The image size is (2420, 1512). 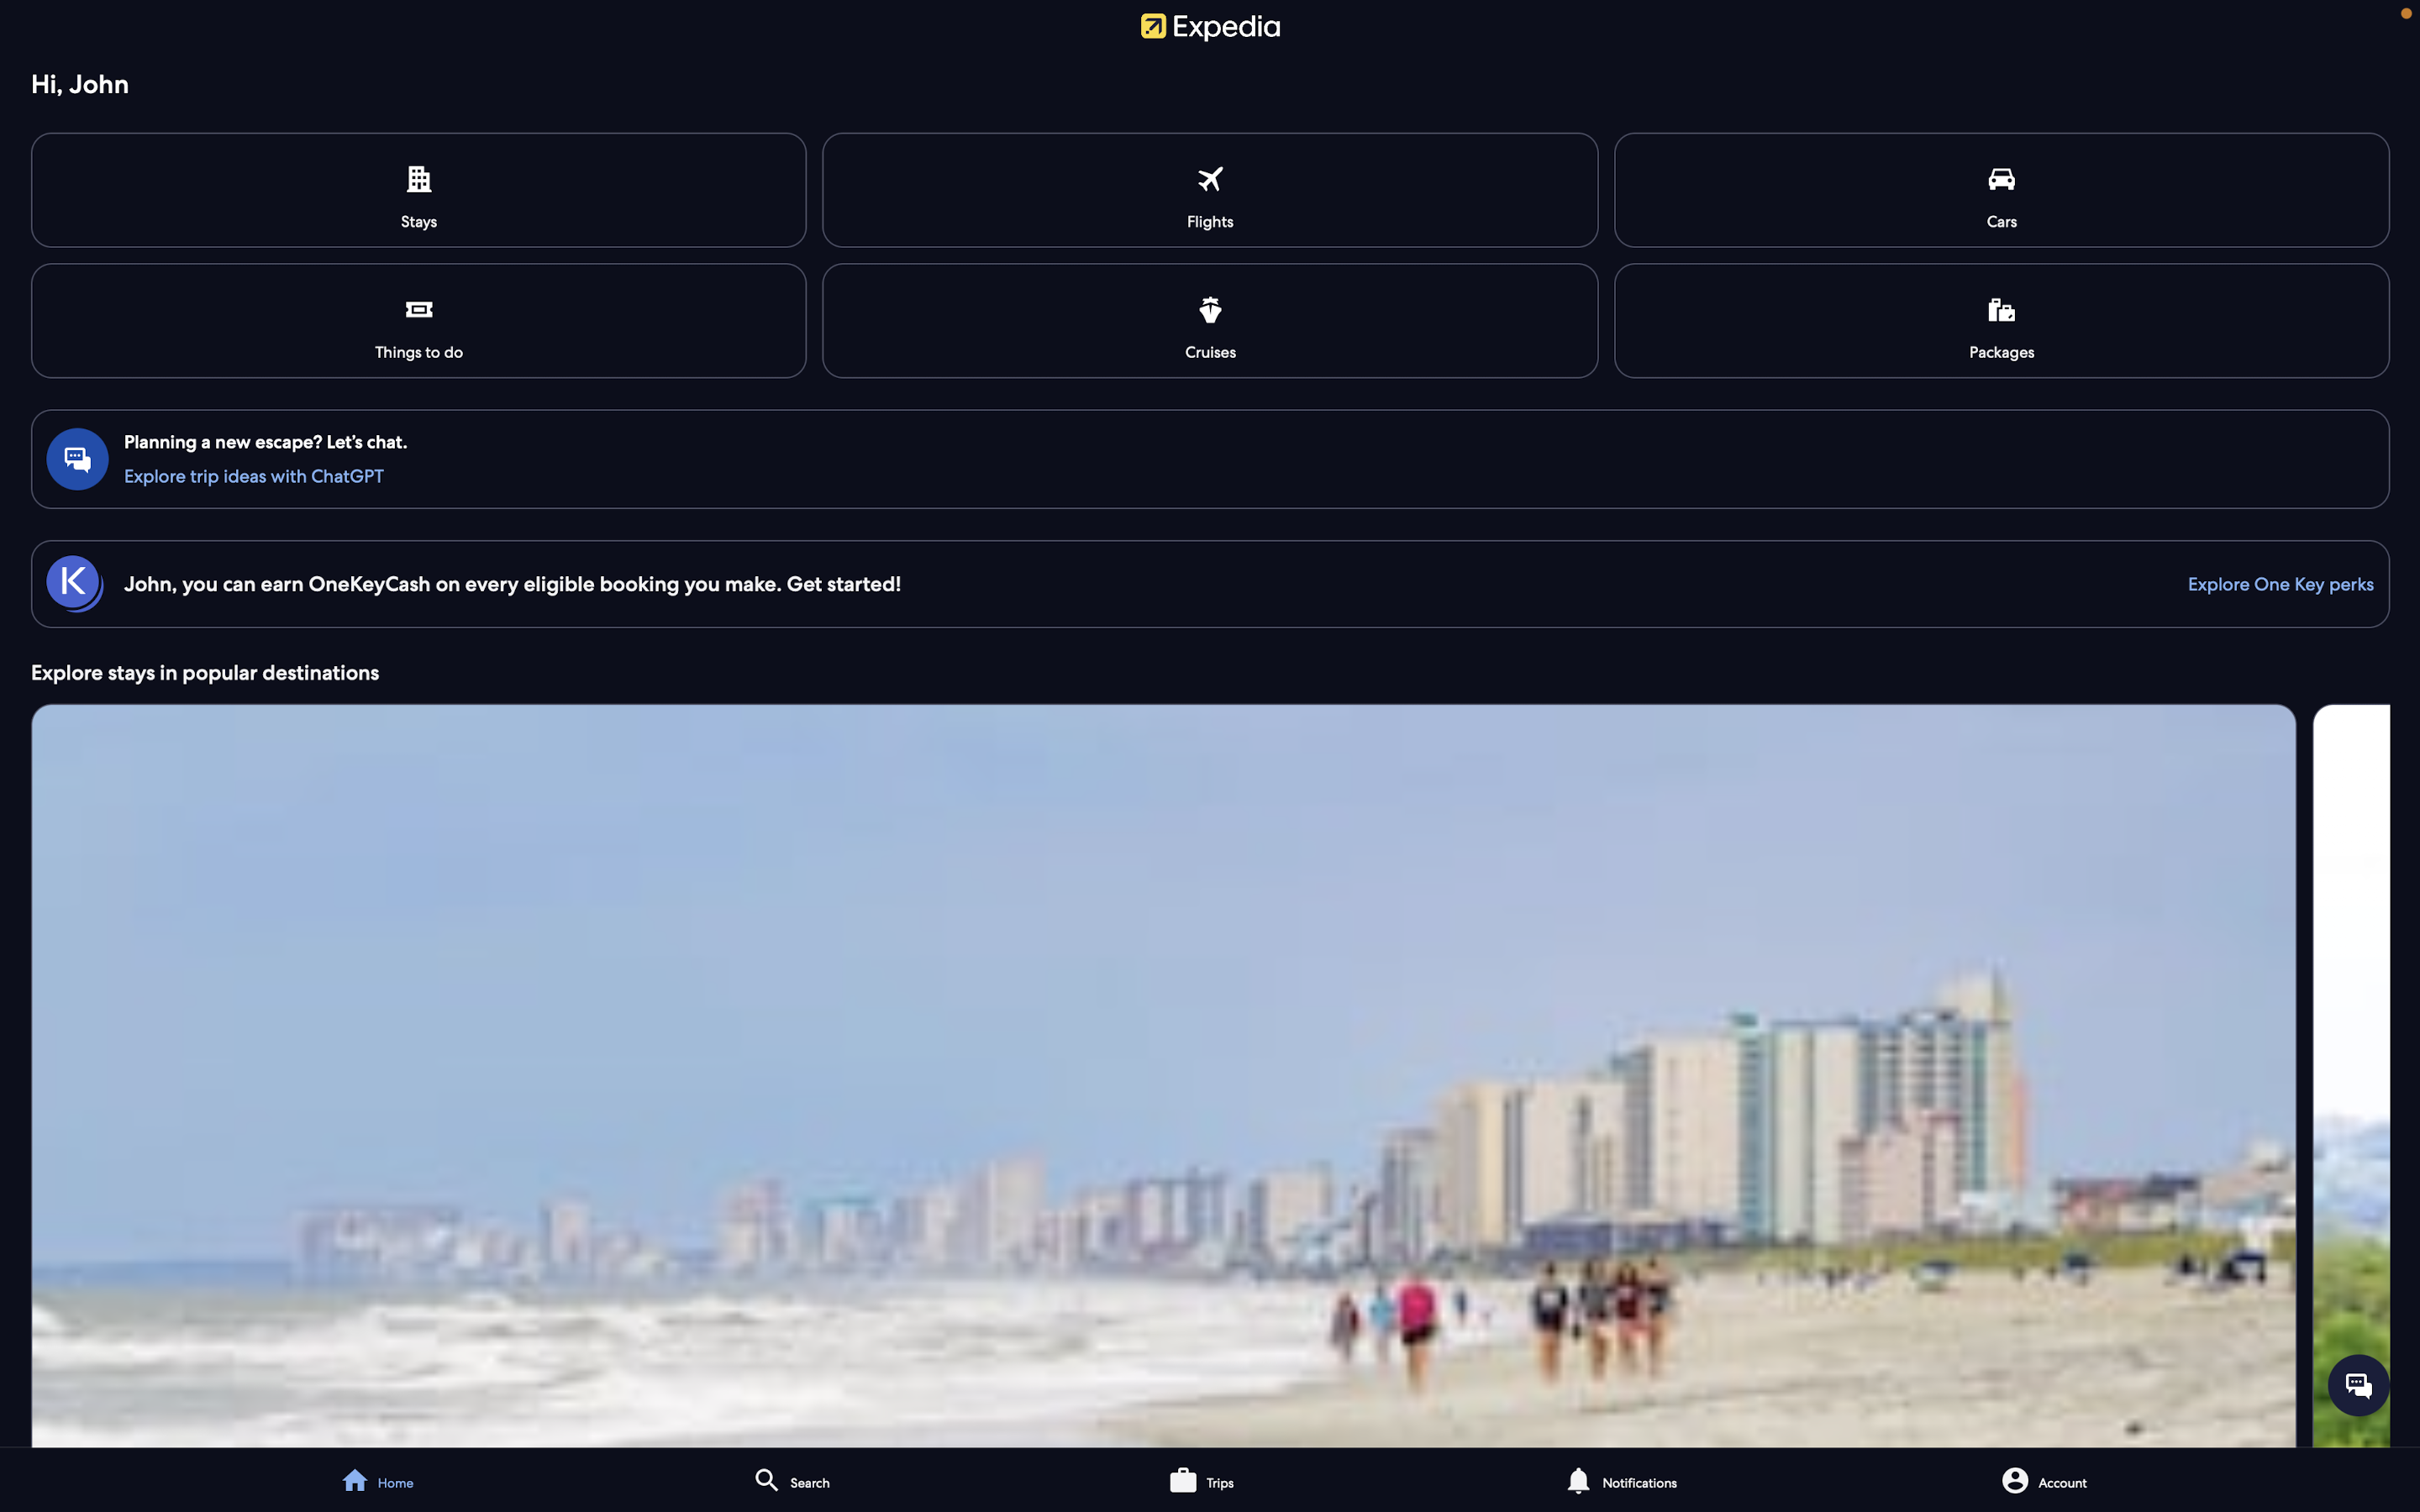 What do you see at coordinates (2358, 1383) in the screenshot?
I see `Begin the live chat with the helpdesk representative` at bounding box center [2358, 1383].